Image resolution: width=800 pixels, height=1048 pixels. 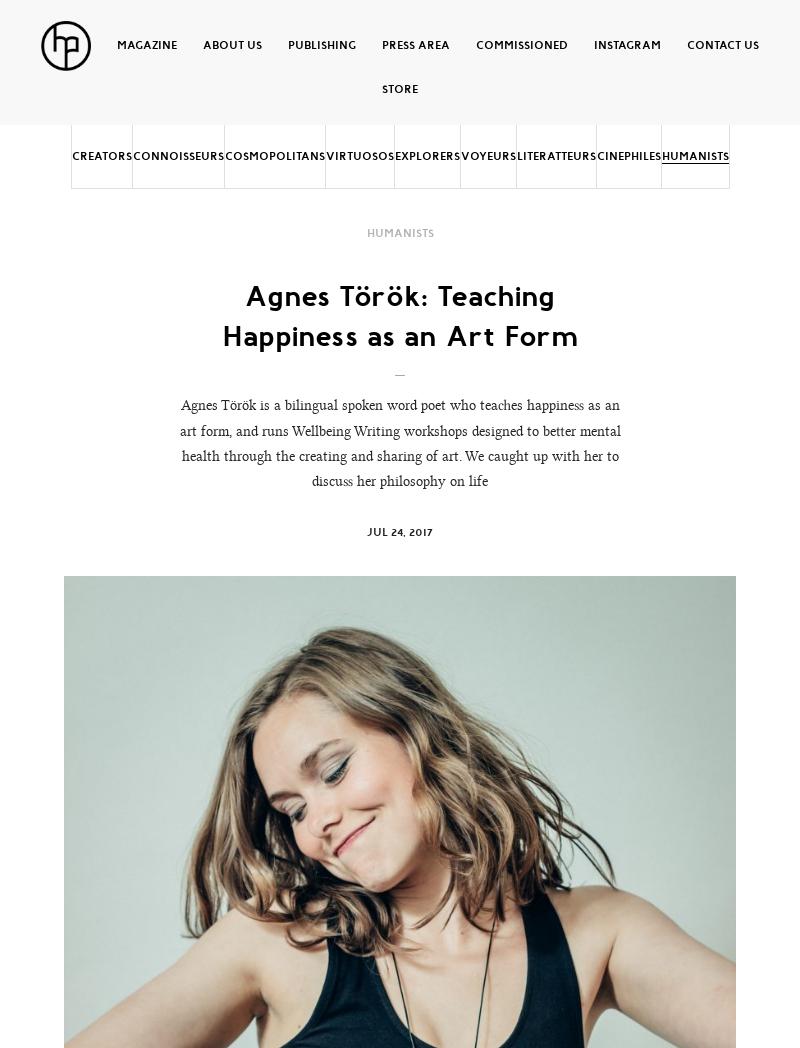 I want to click on 'Store', so click(x=400, y=87).